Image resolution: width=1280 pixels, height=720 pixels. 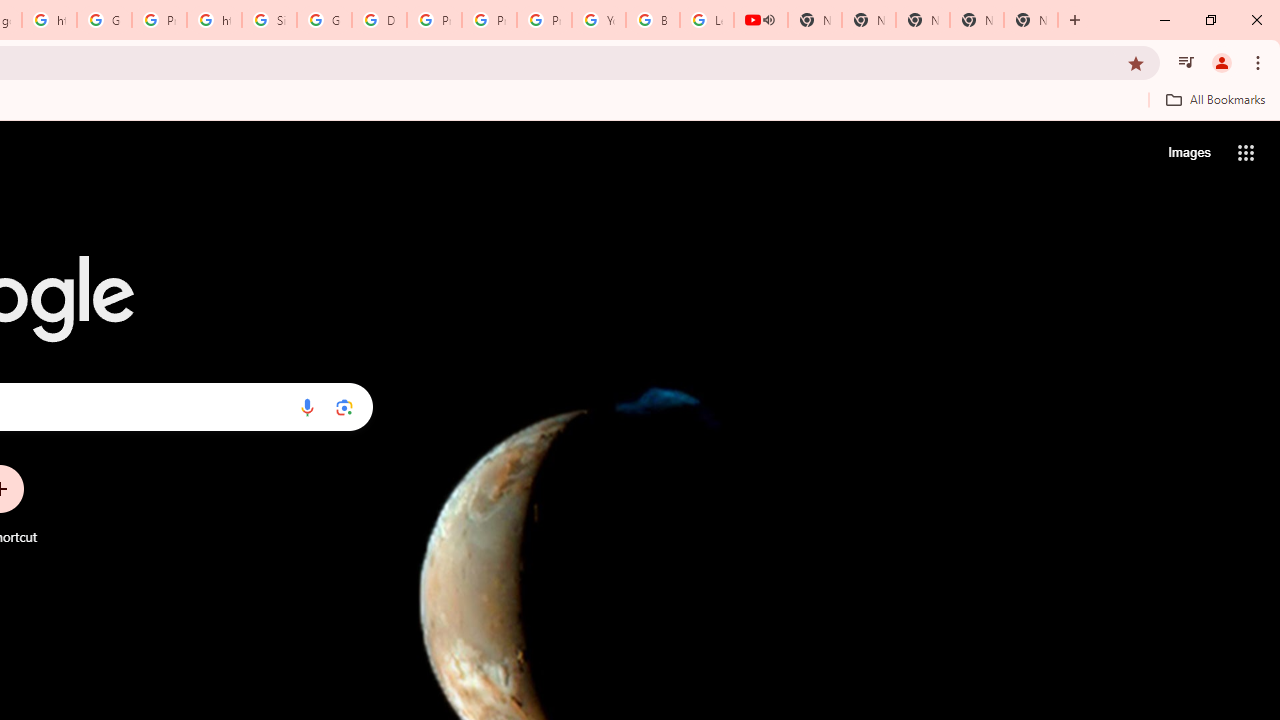 I want to click on 'YouTube', so click(x=598, y=20).